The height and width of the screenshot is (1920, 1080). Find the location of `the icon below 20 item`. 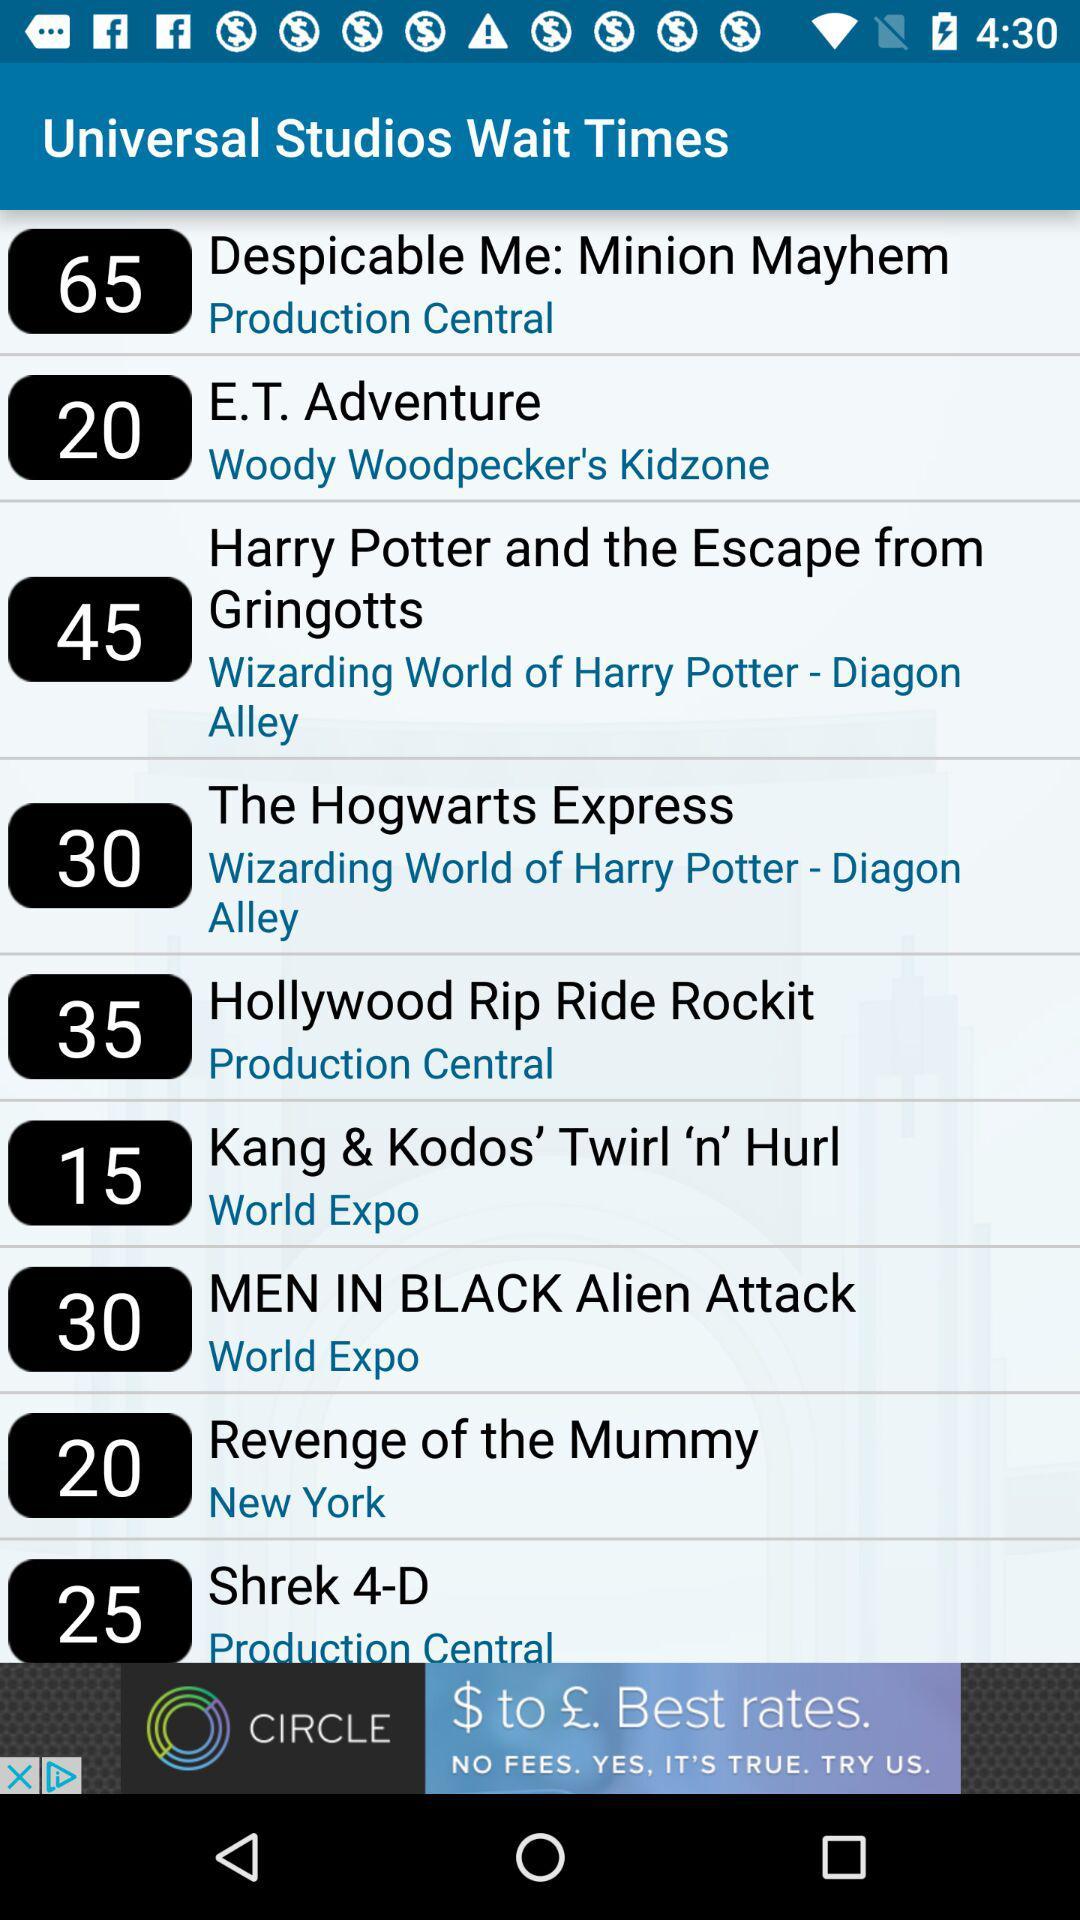

the icon below 20 item is located at coordinates (100, 1611).